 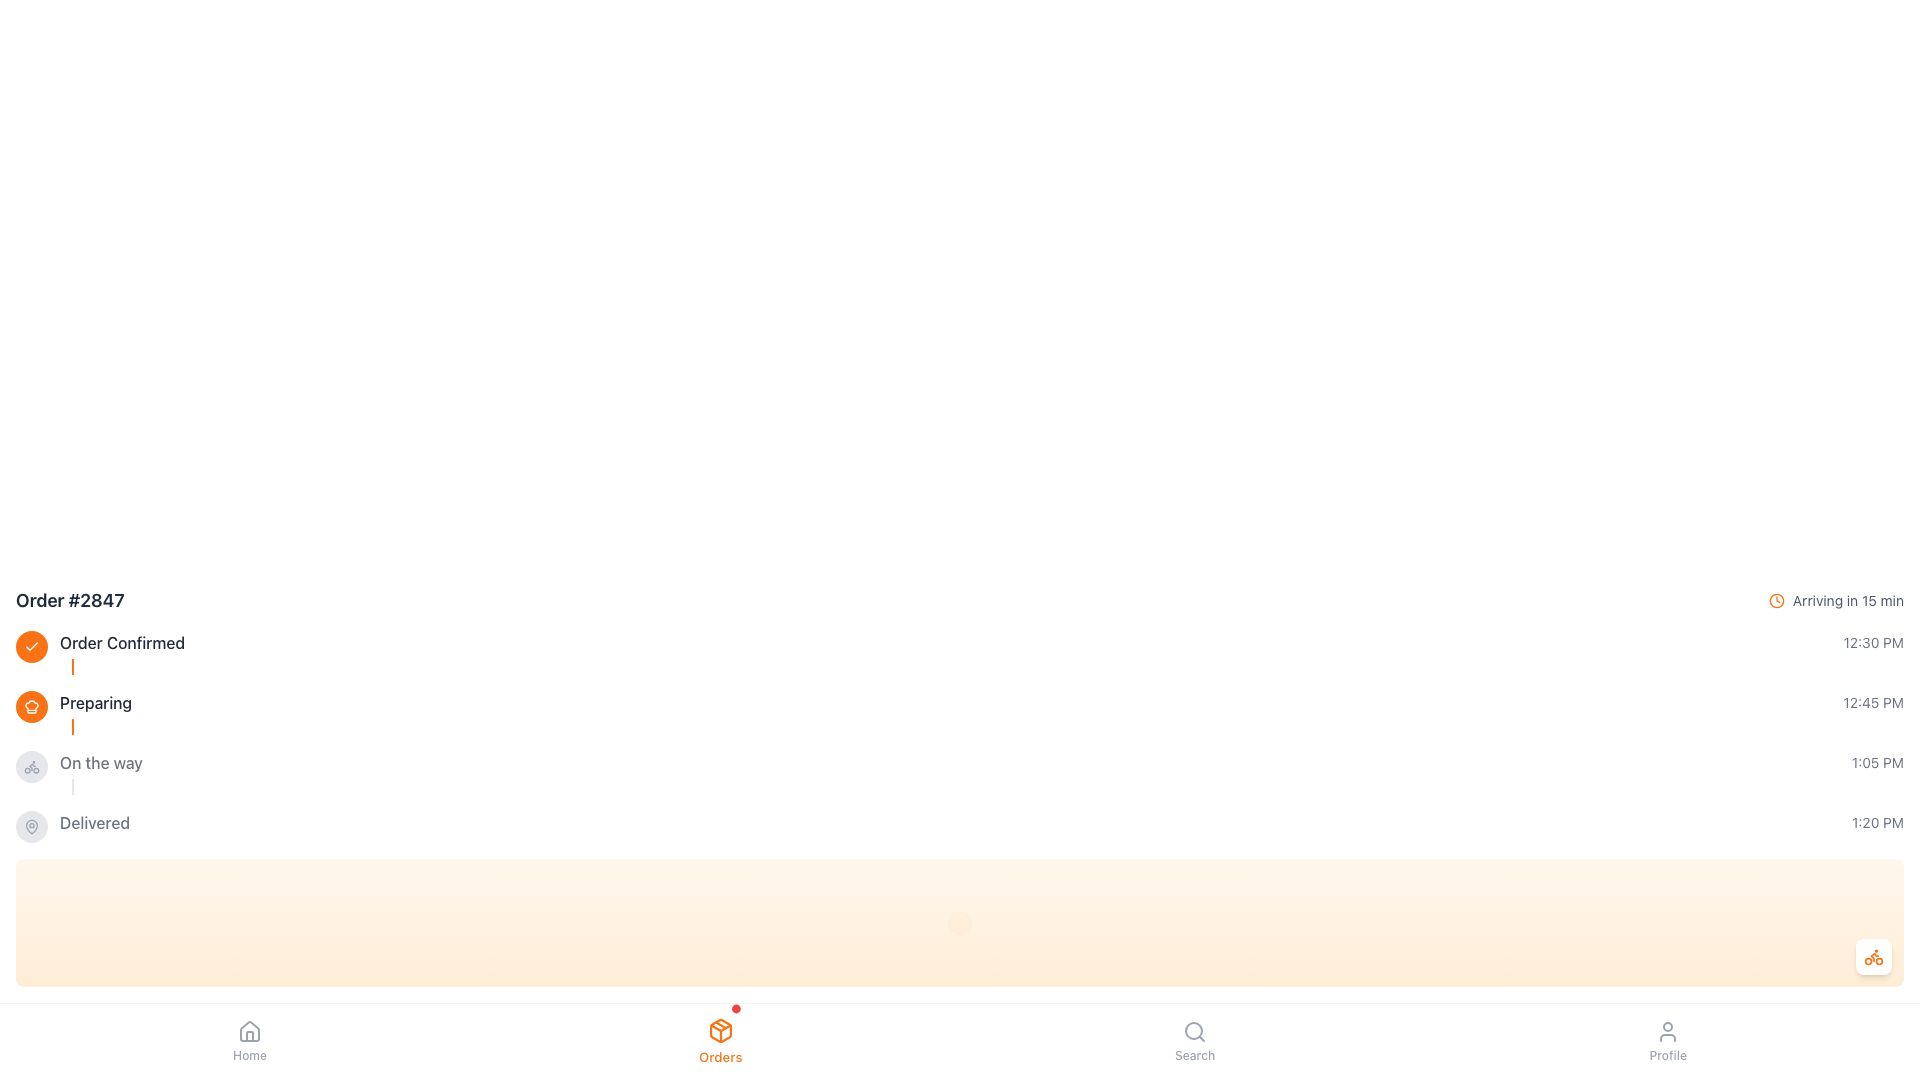 I want to click on the small, circular orange dot with a glowing effect located at the center of the bottom navigation area, so click(x=960, y=922).